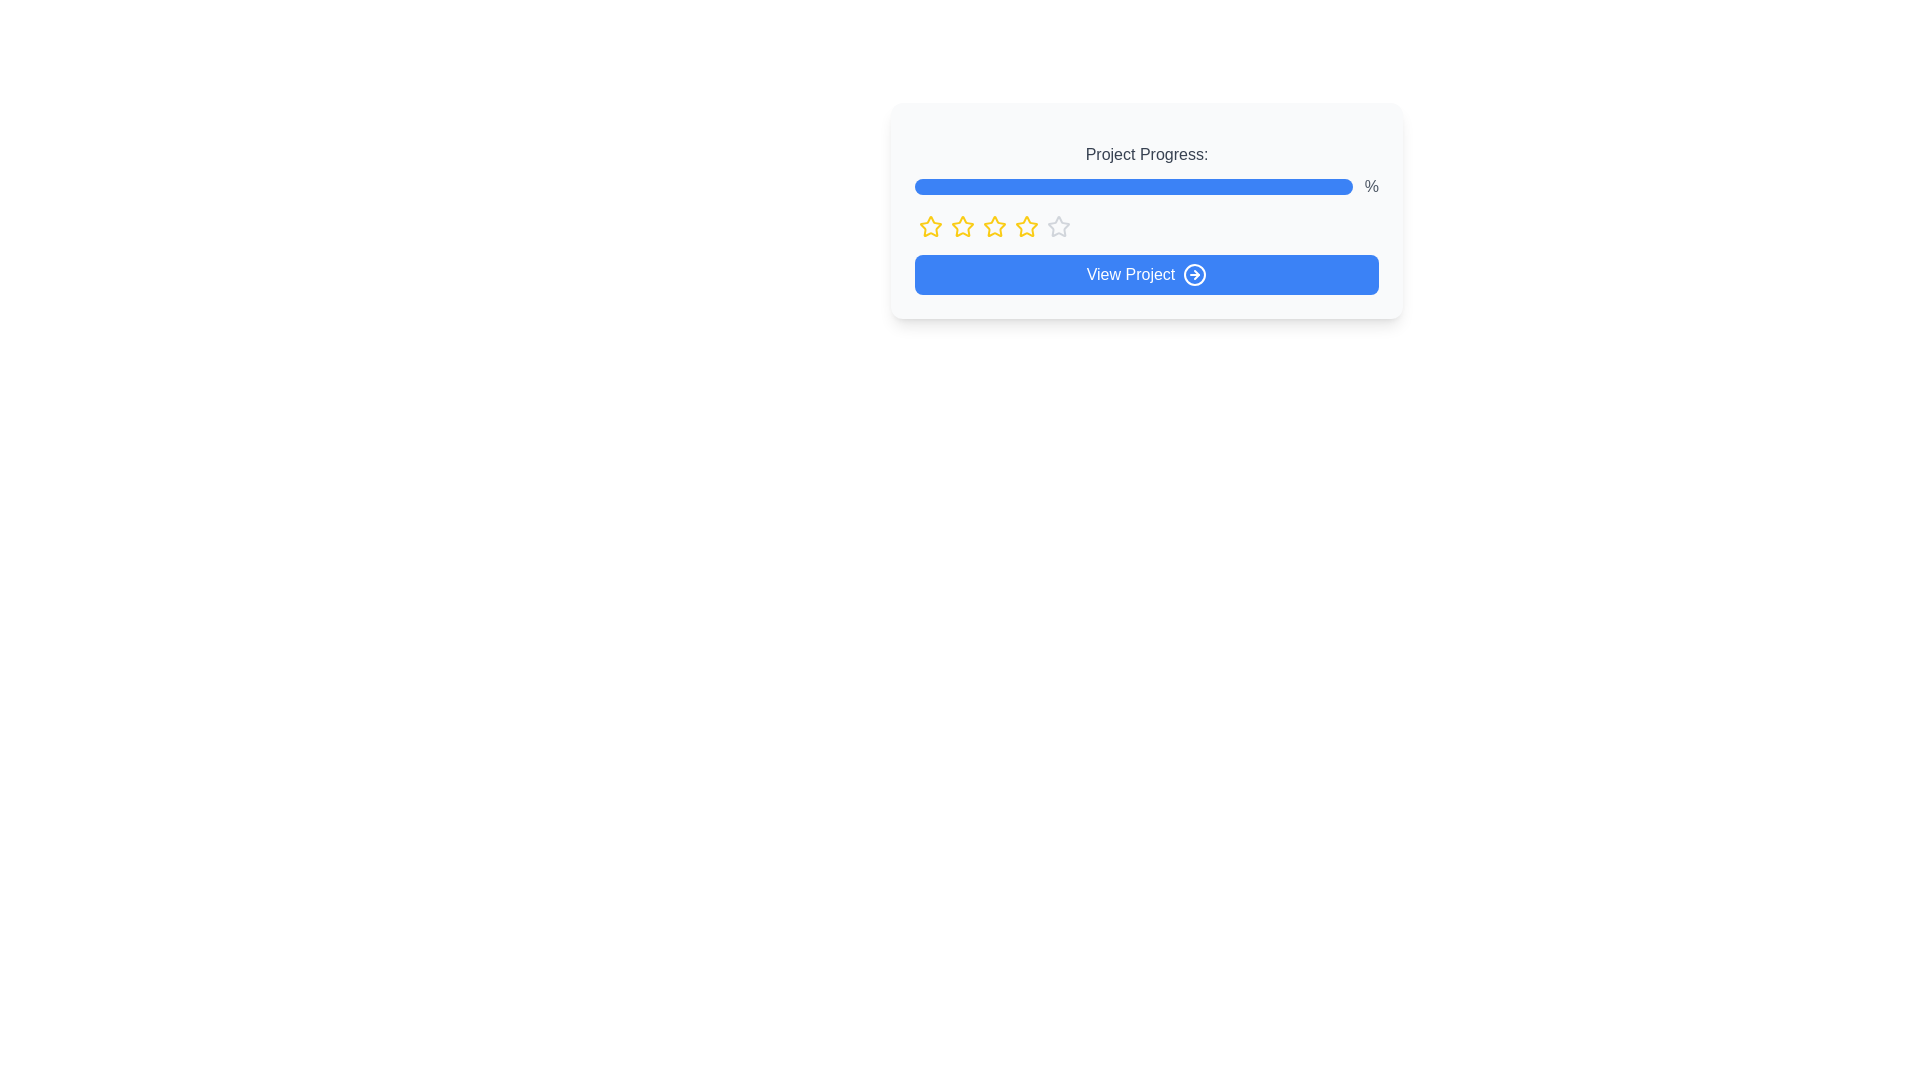  I want to click on the third star in the horizontal sequence of five stars, which is styled with a yellow border and transparent interior, so click(994, 225).